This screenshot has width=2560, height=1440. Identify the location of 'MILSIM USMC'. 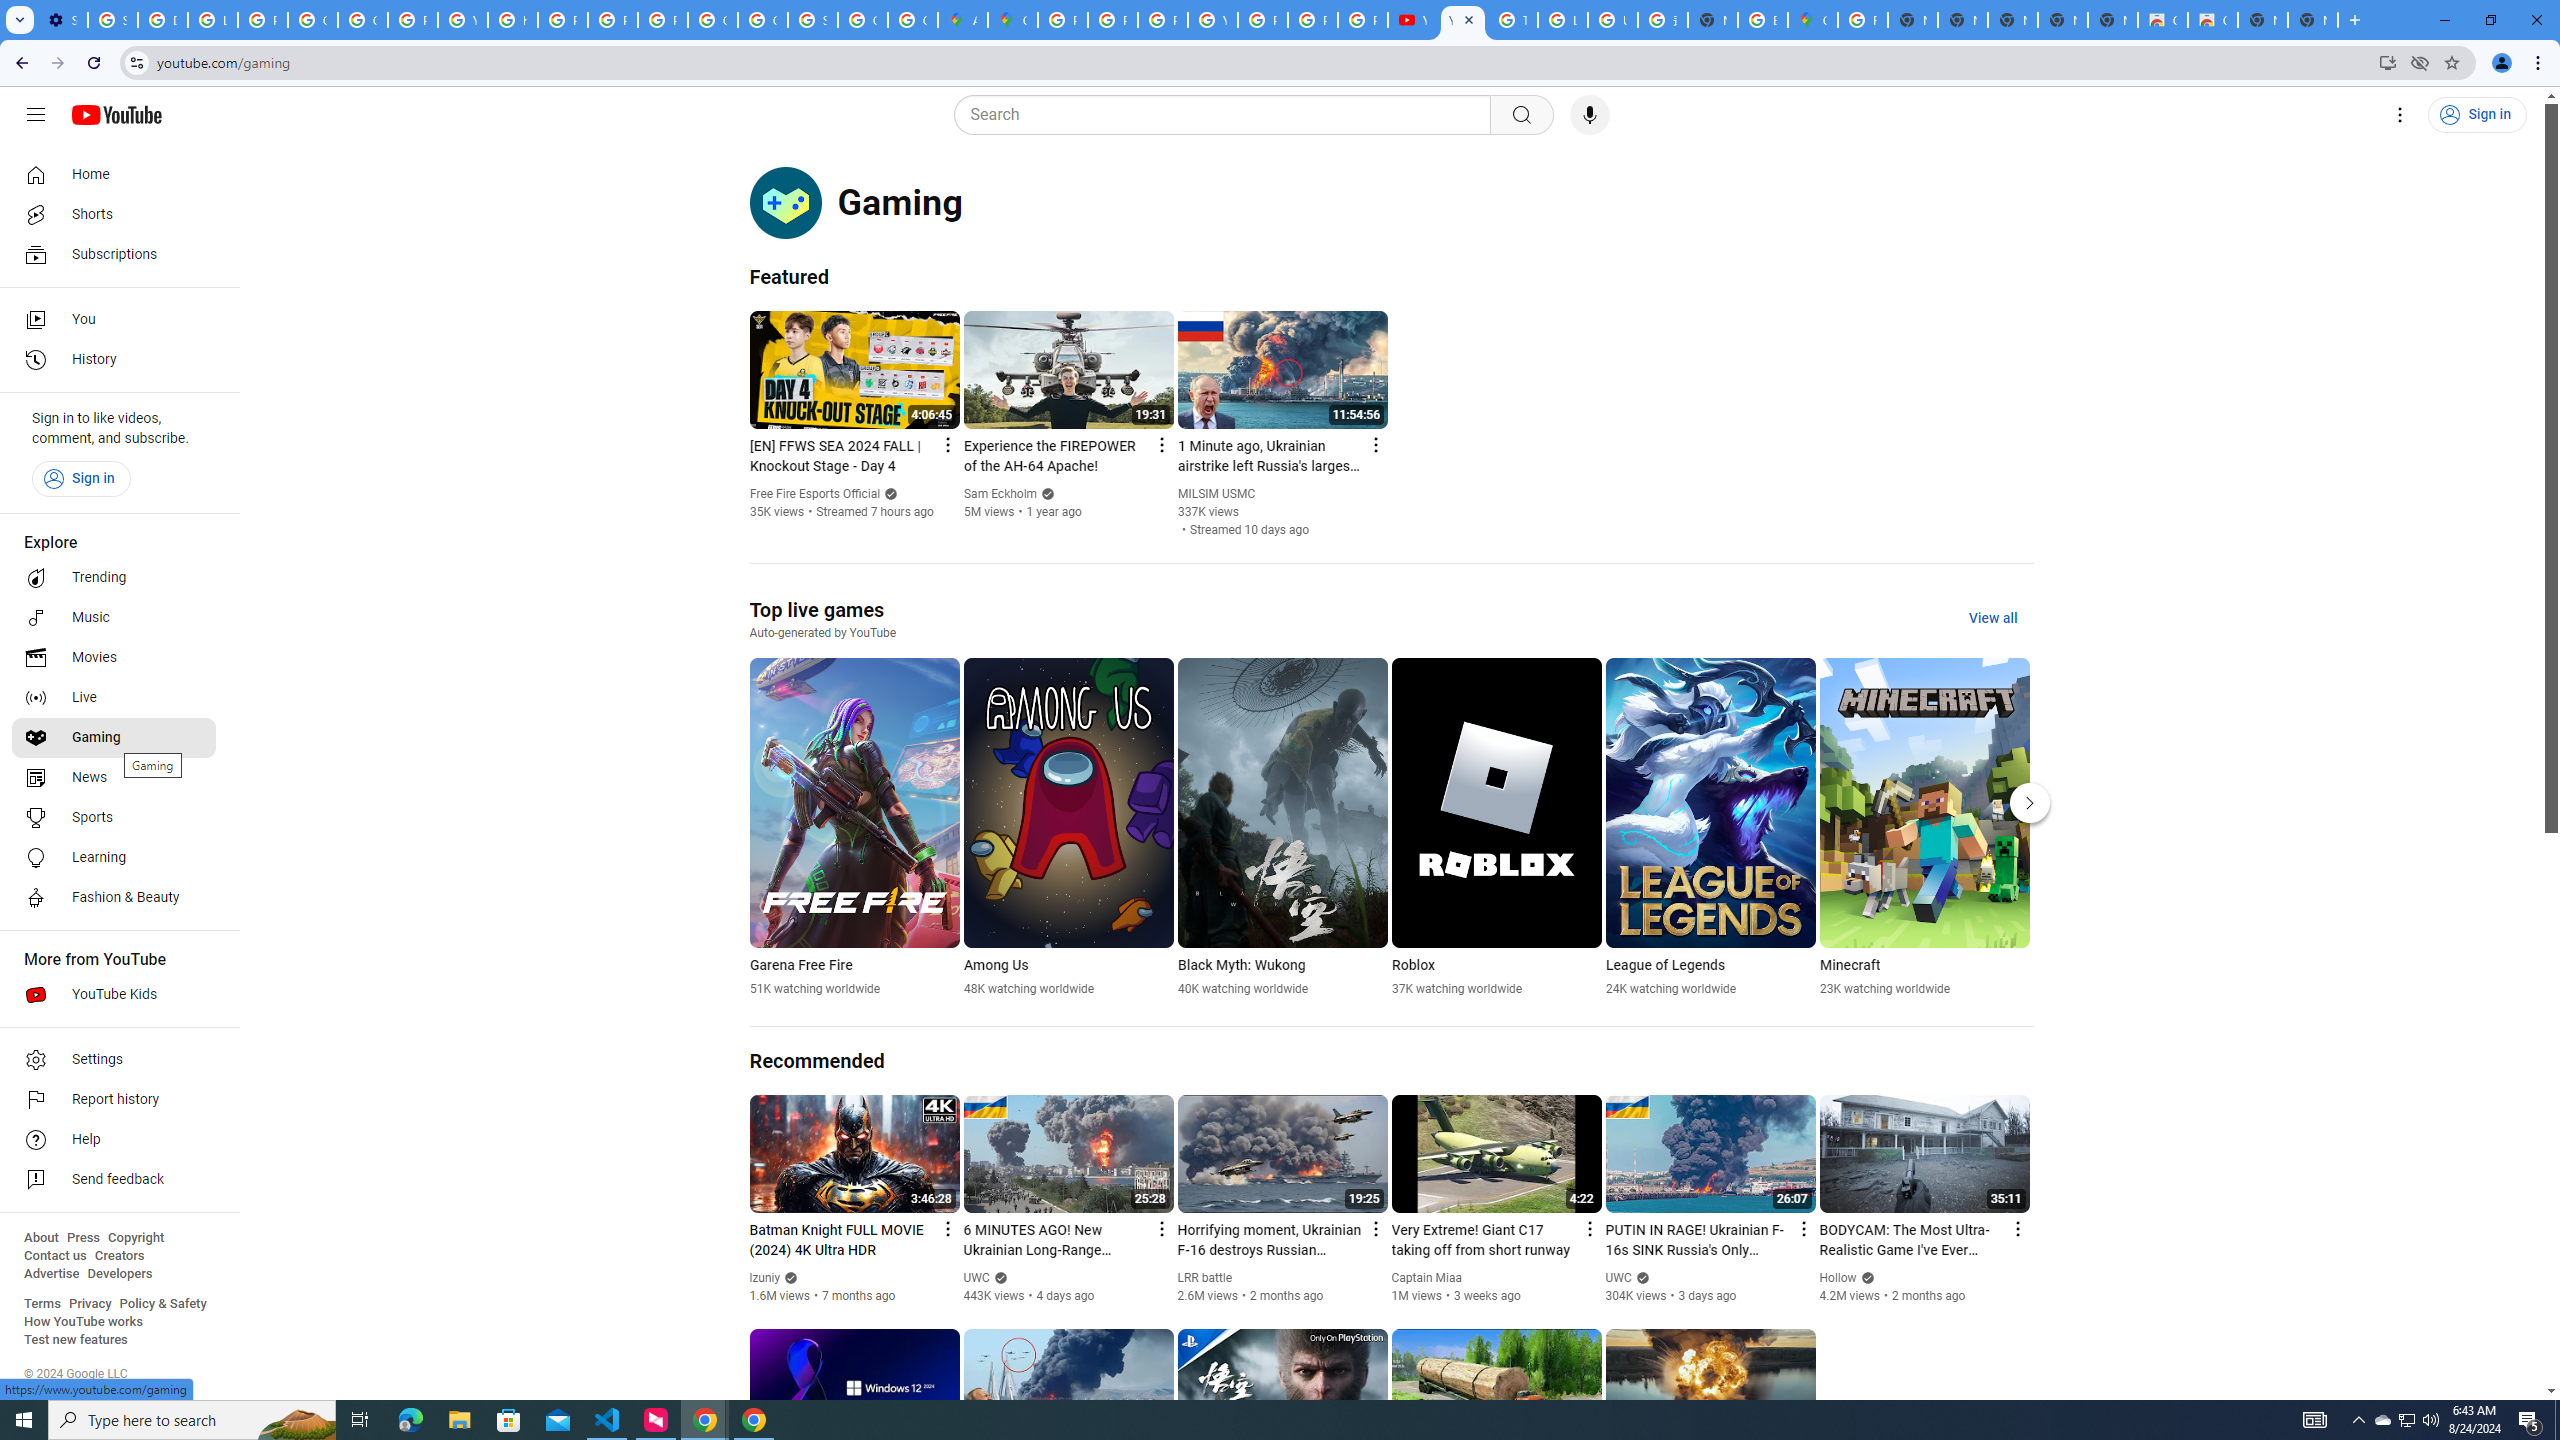
(1216, 493).